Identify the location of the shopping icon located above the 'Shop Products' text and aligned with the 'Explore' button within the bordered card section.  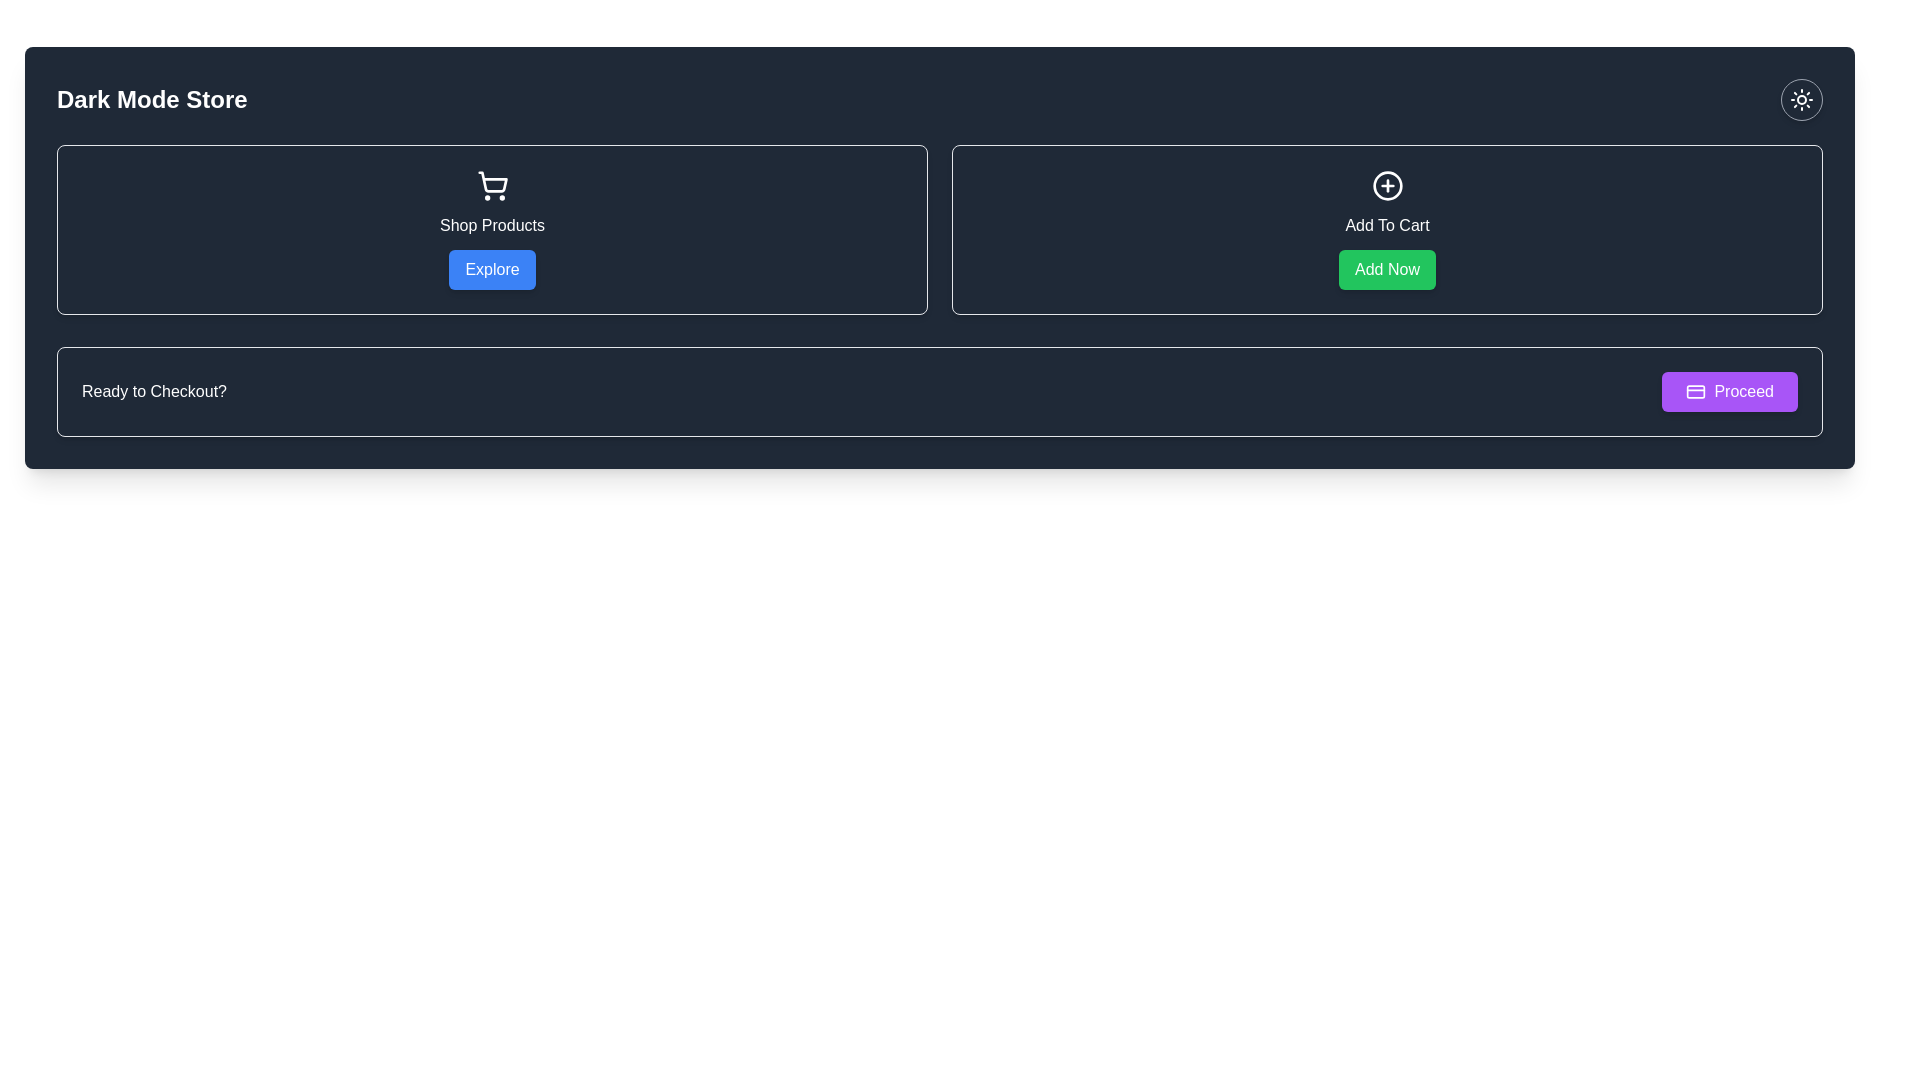
(492, 185).